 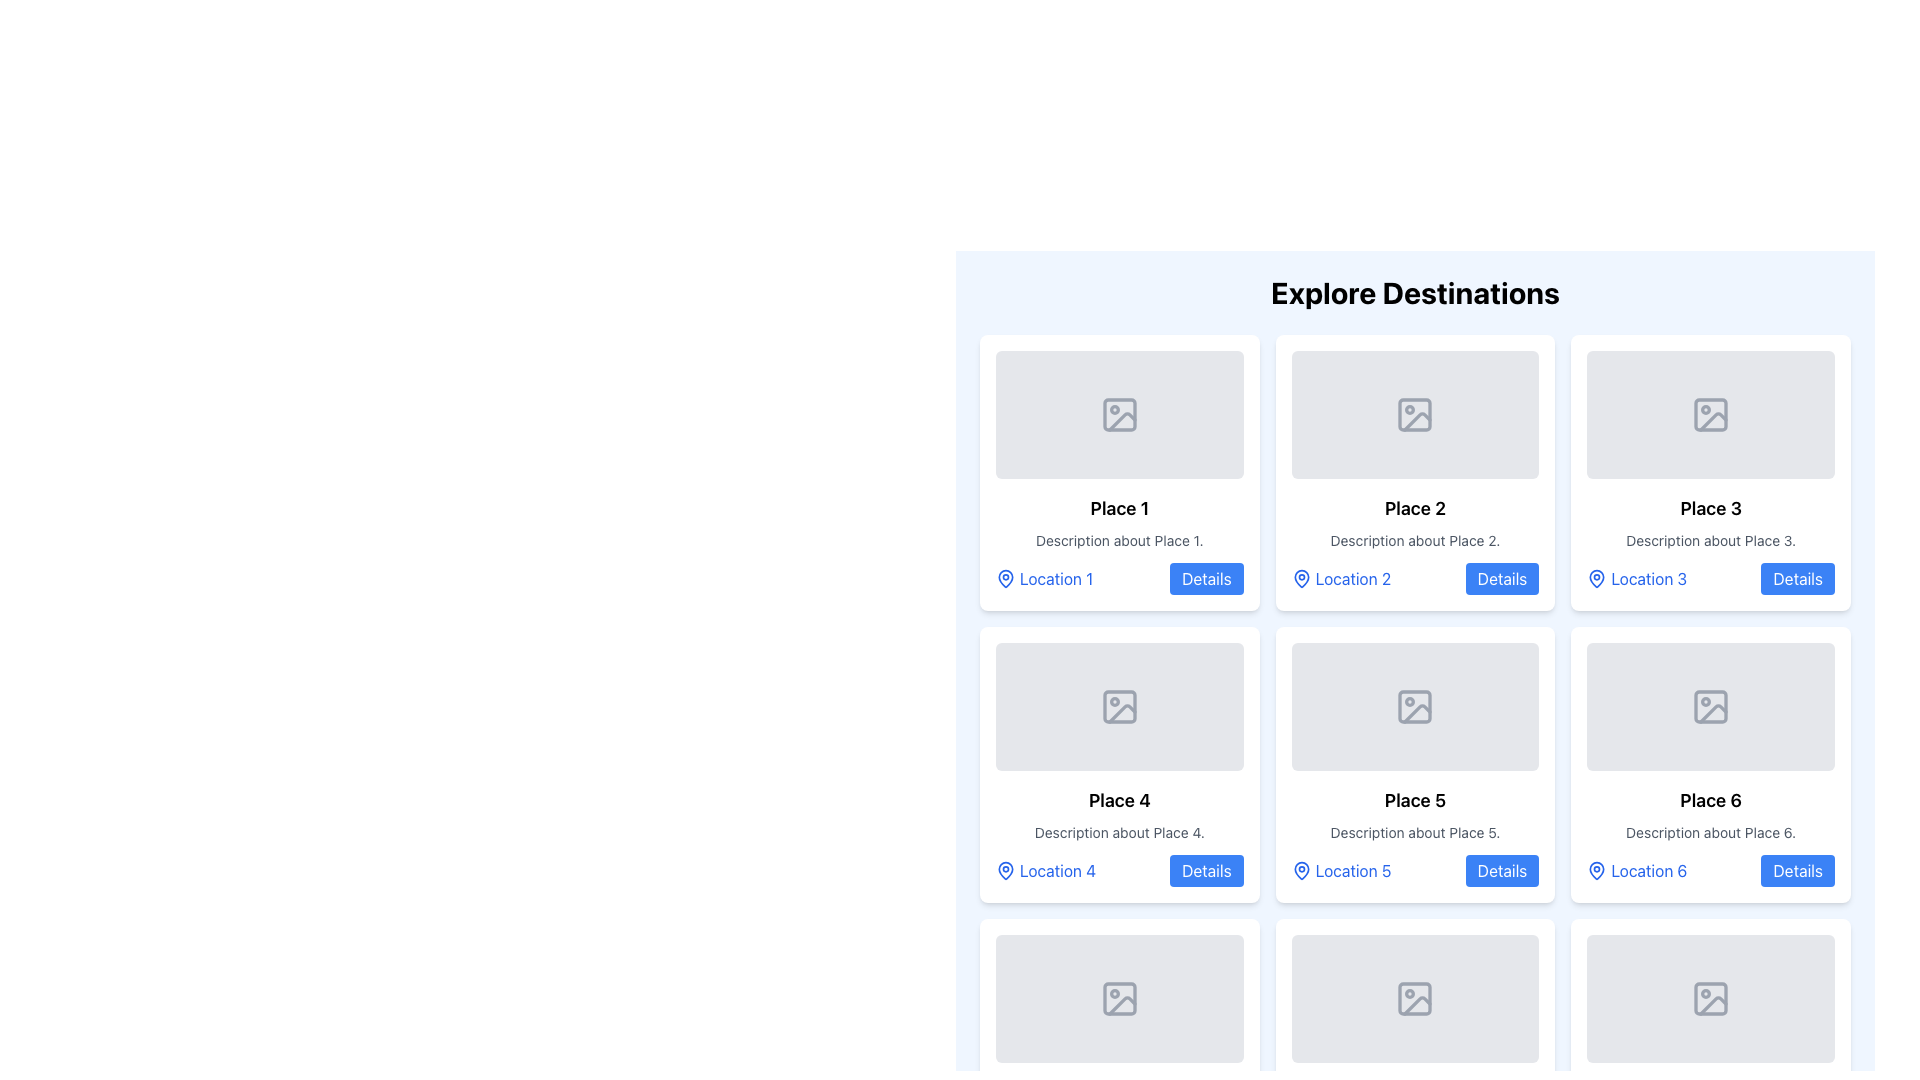 What do you see at coordinates (1710, 508) in the screenshot?
I see `the bold text label 'Place 3', which serves as the title for the third card from the left in the top row` at bounding box center [1710, 508].